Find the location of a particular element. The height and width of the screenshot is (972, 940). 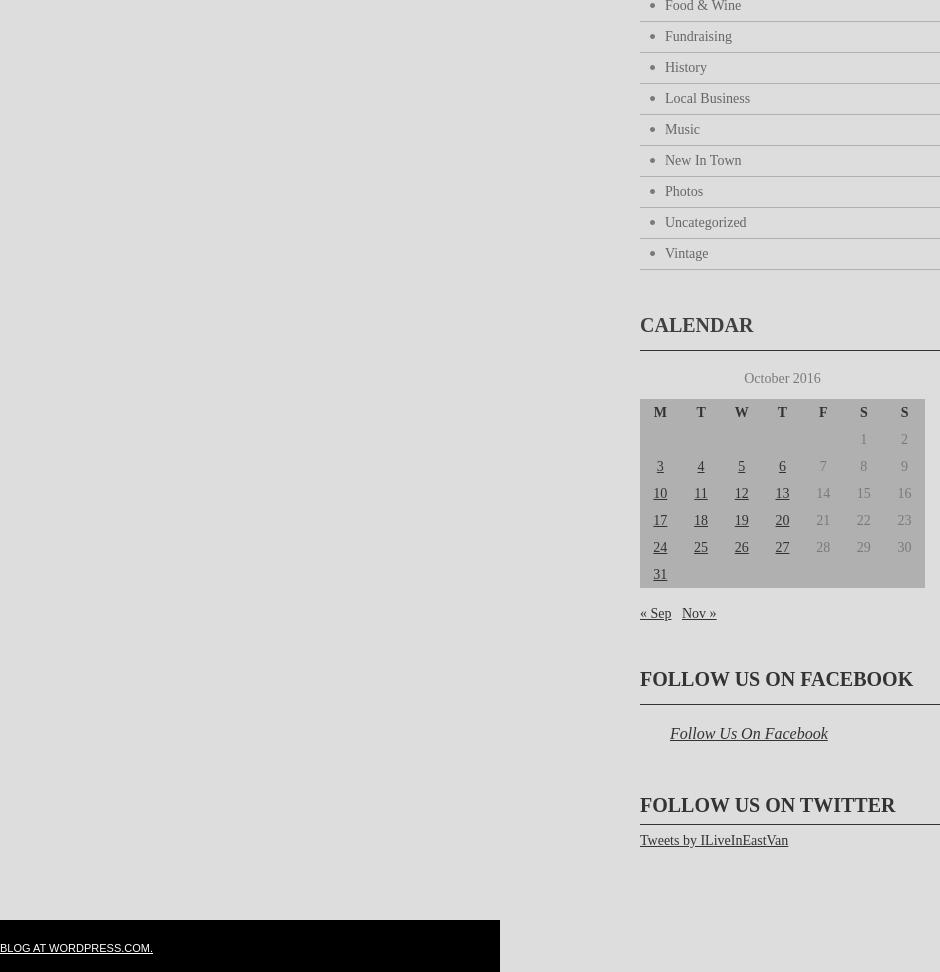

'9' is located at coordinates (903, 465).